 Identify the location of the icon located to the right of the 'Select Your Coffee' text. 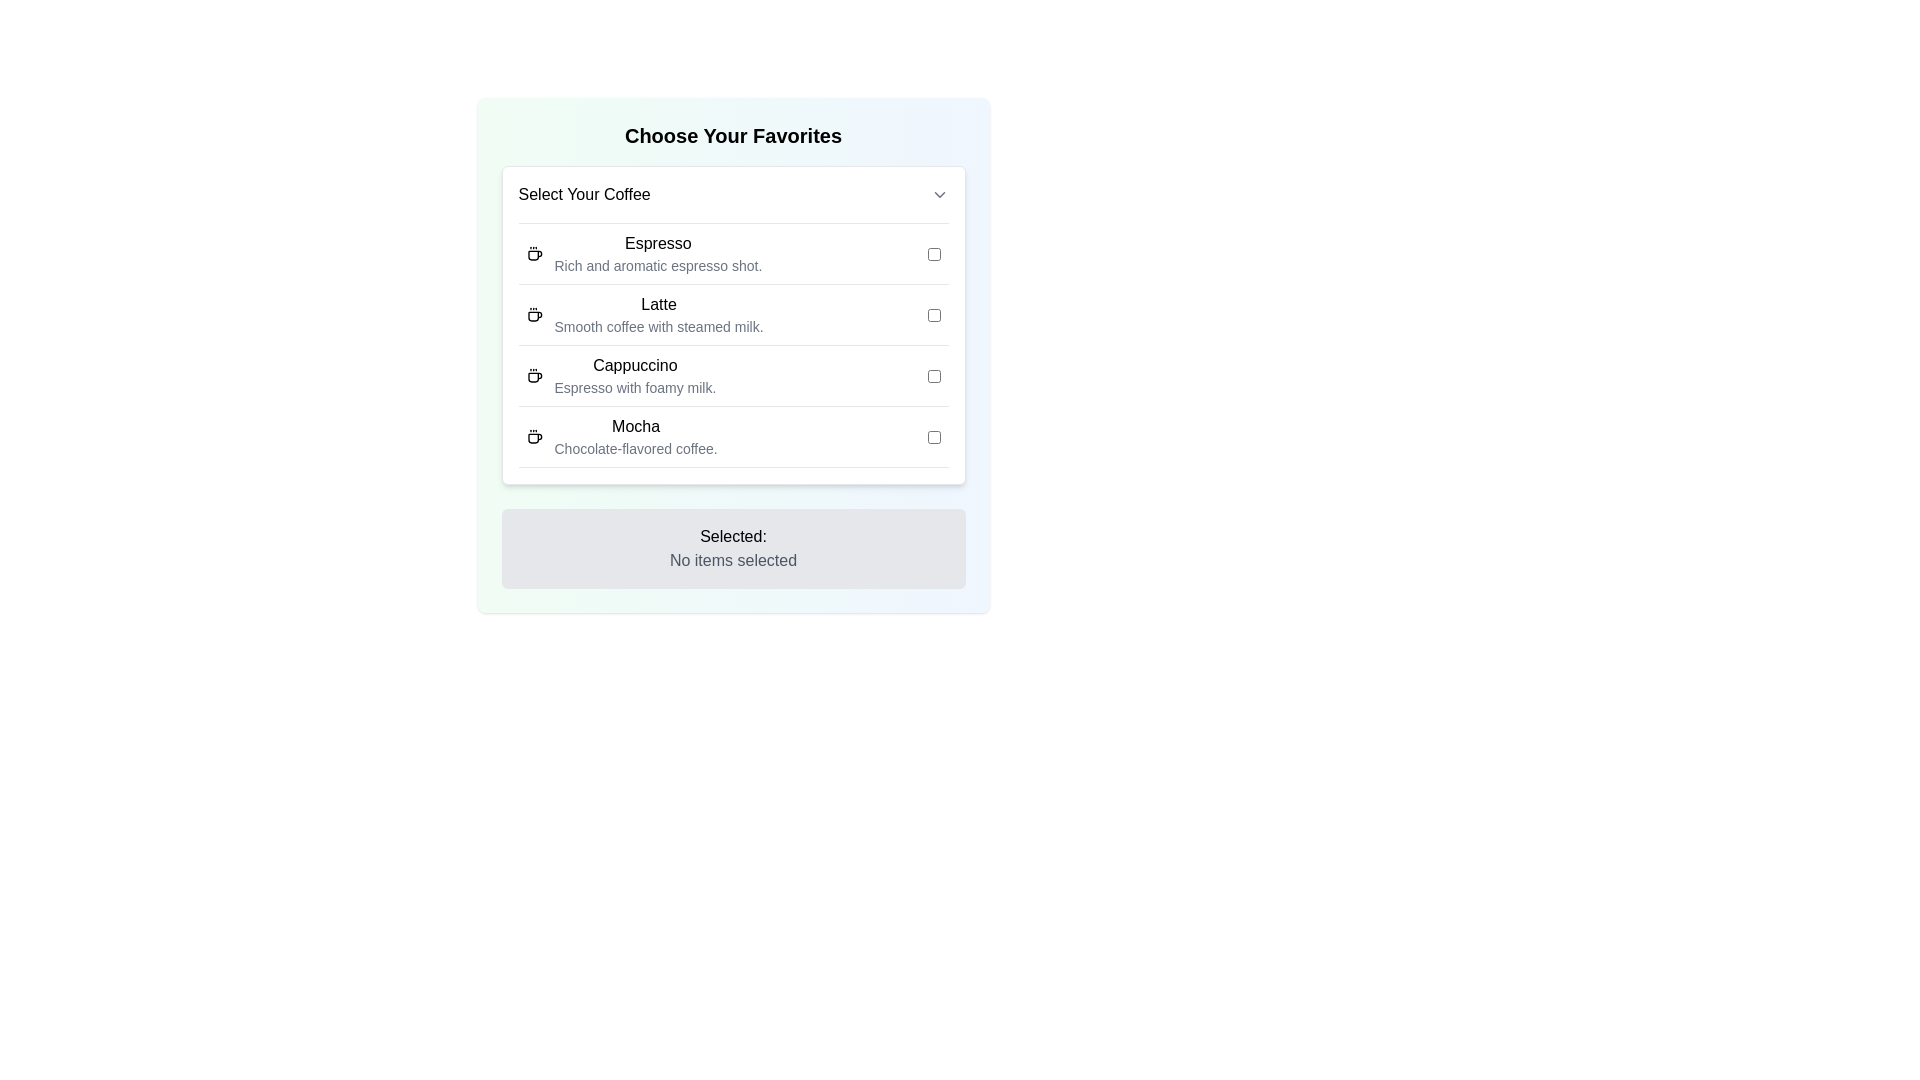
(938, 195).